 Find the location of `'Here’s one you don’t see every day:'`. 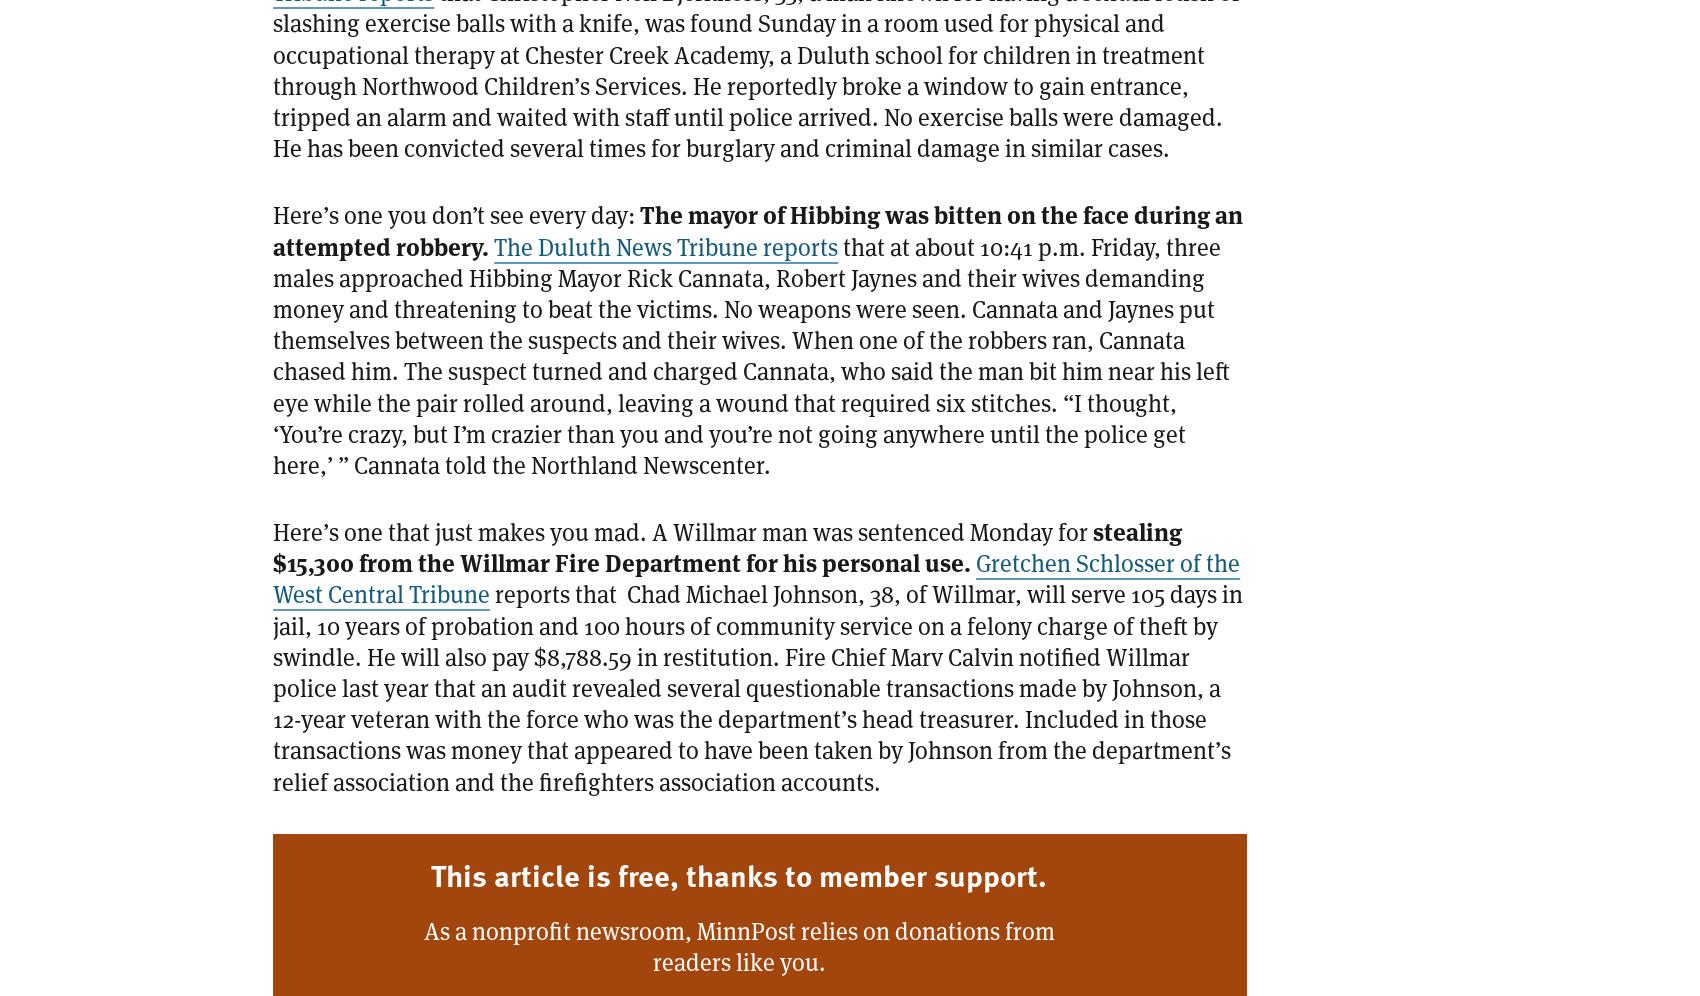

'Here’s one you don’t see every day:' is located at coordinates (456, 214).